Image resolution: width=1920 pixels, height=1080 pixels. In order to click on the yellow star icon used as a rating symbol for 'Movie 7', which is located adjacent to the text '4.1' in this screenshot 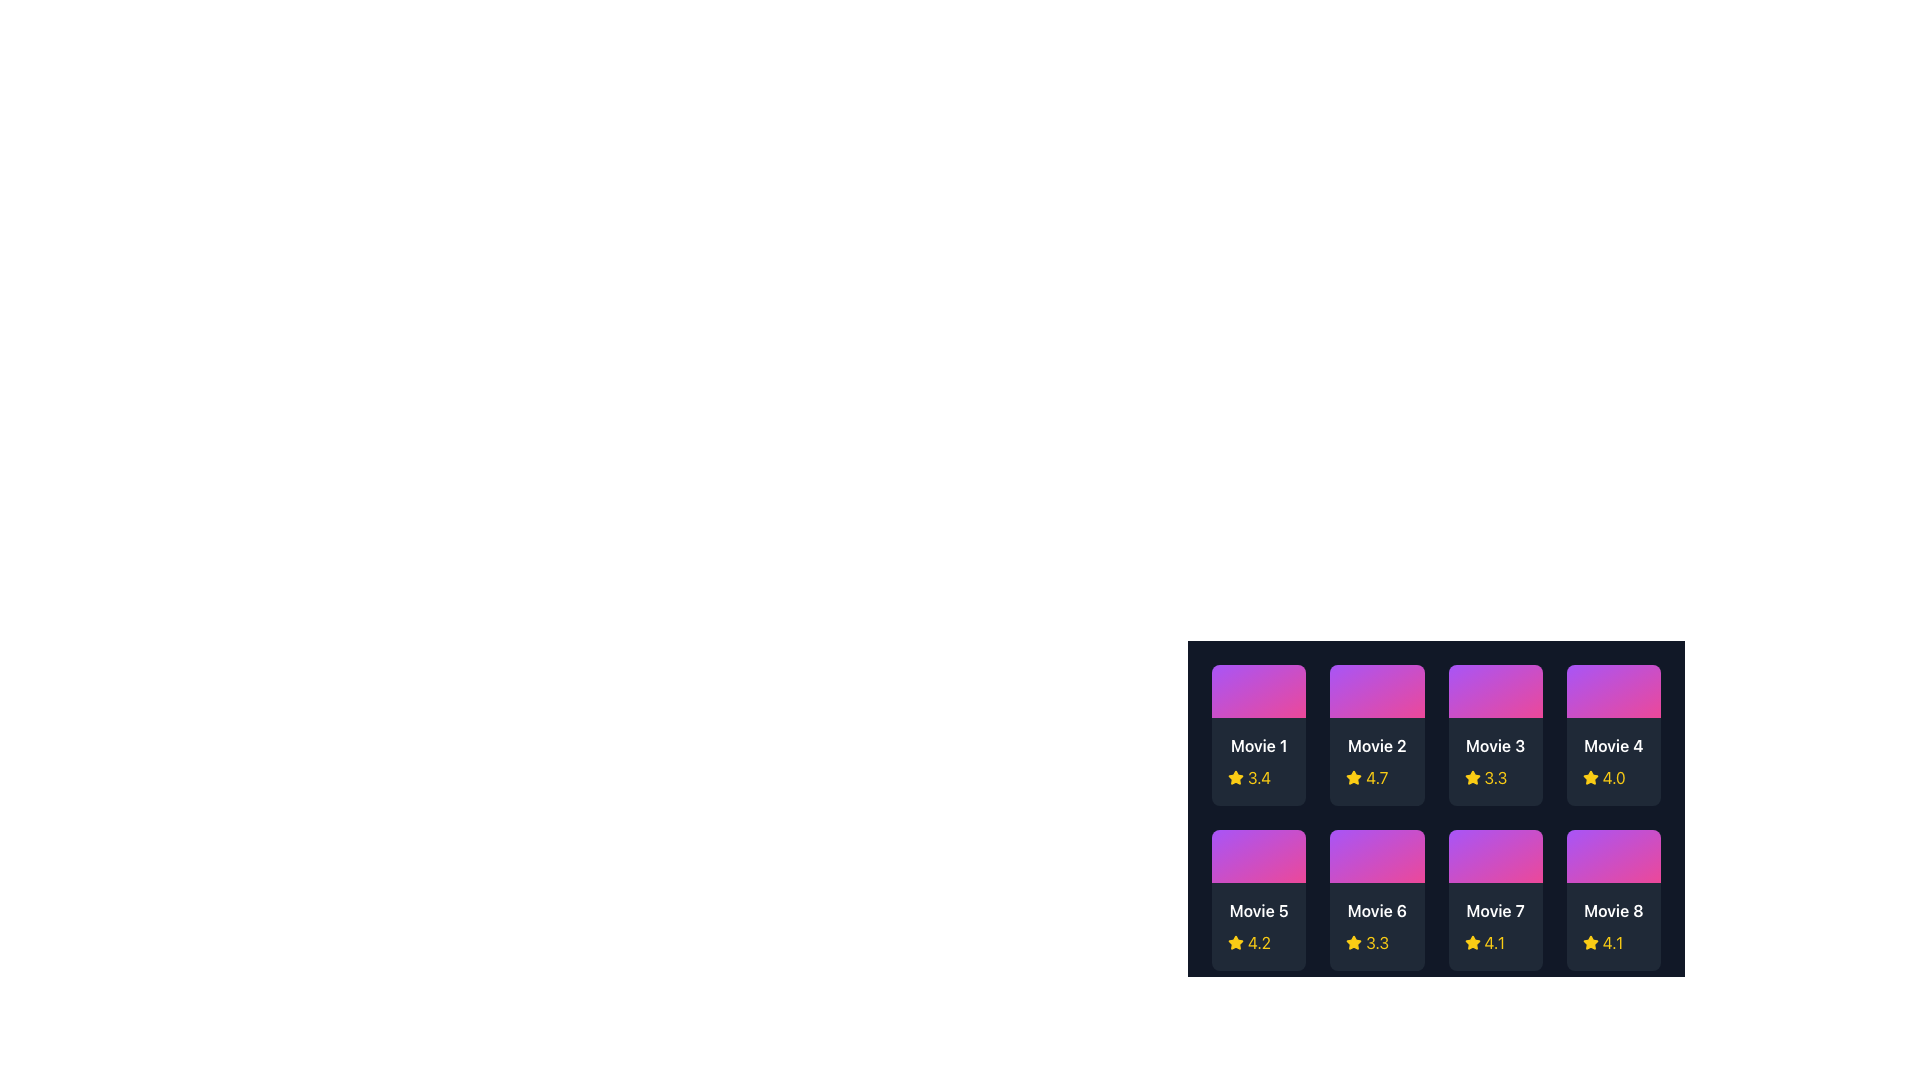, I will do `click(1472, 943)`.